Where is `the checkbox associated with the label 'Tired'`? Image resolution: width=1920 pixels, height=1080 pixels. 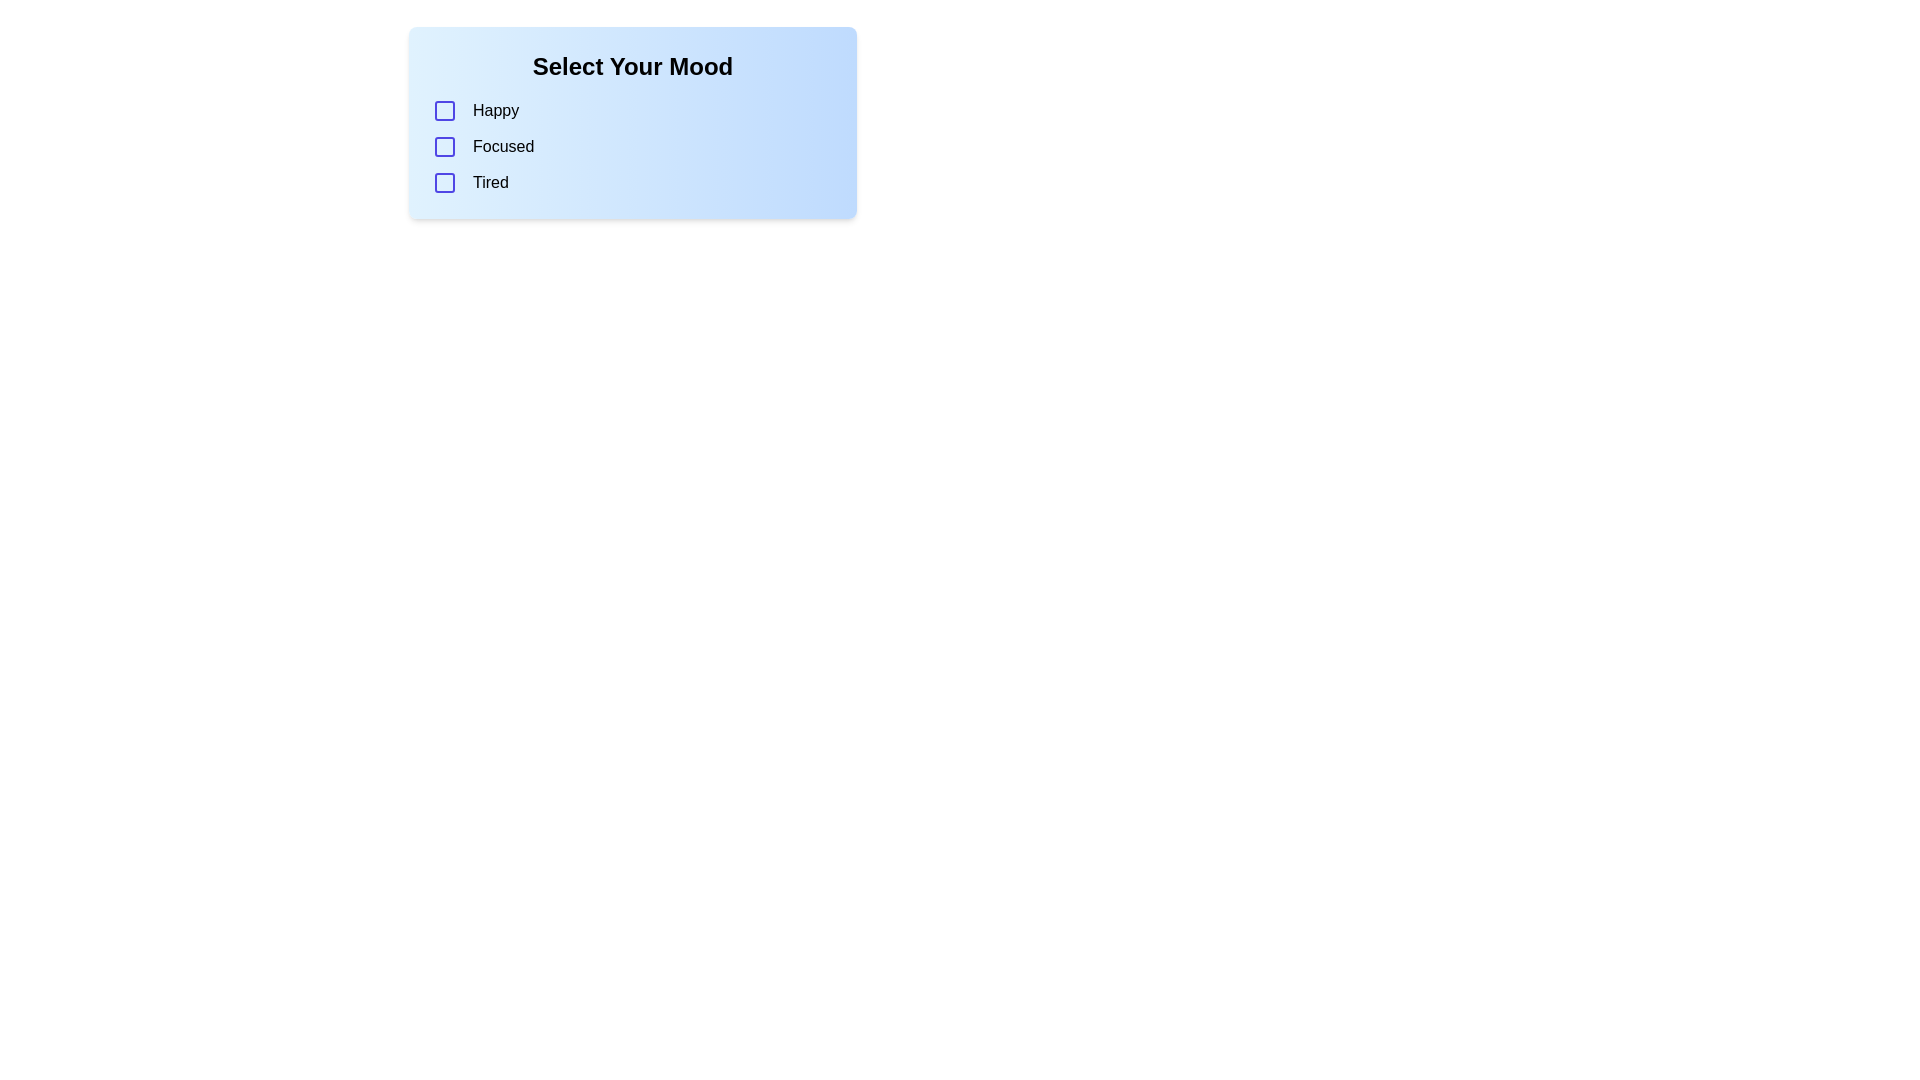
the checkbox associated with the label 'Tired' is located at coordinates (444, 182).